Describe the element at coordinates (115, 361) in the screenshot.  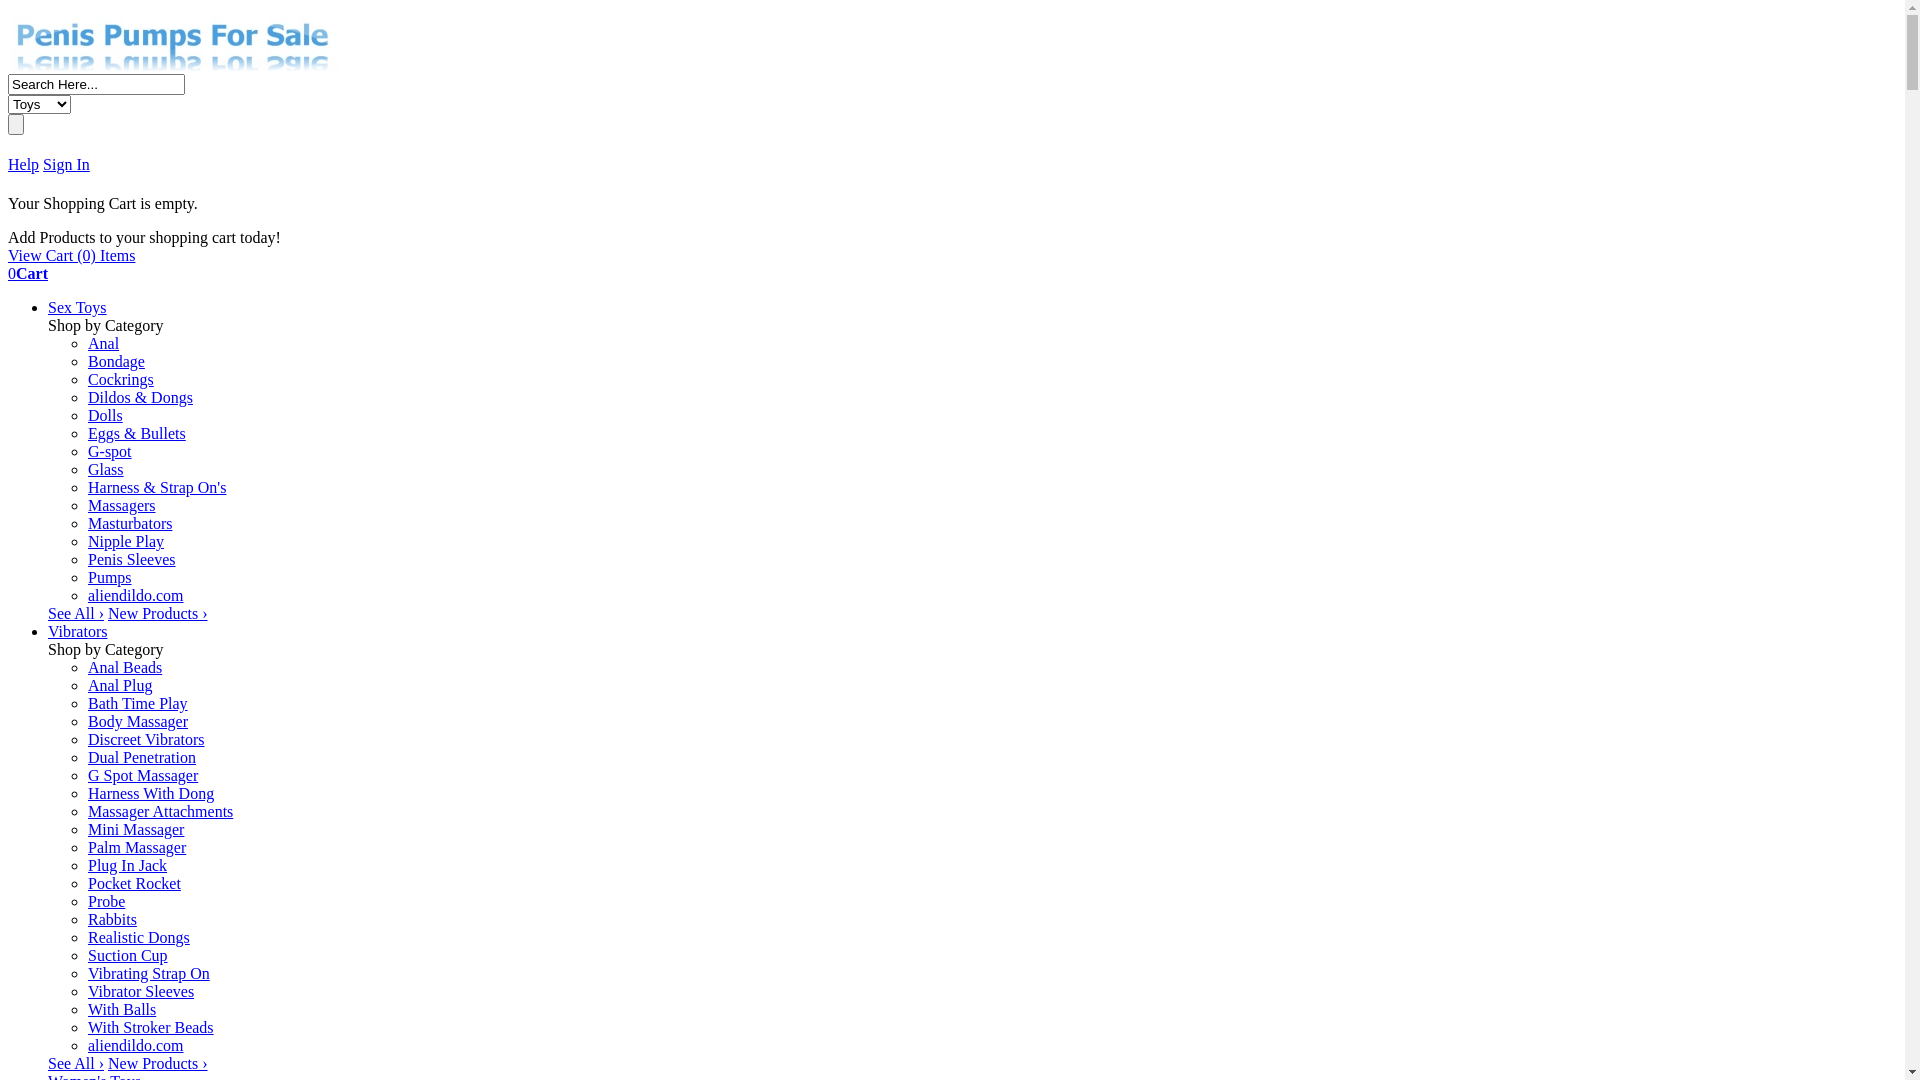
I see `'Bondage'` at that location.